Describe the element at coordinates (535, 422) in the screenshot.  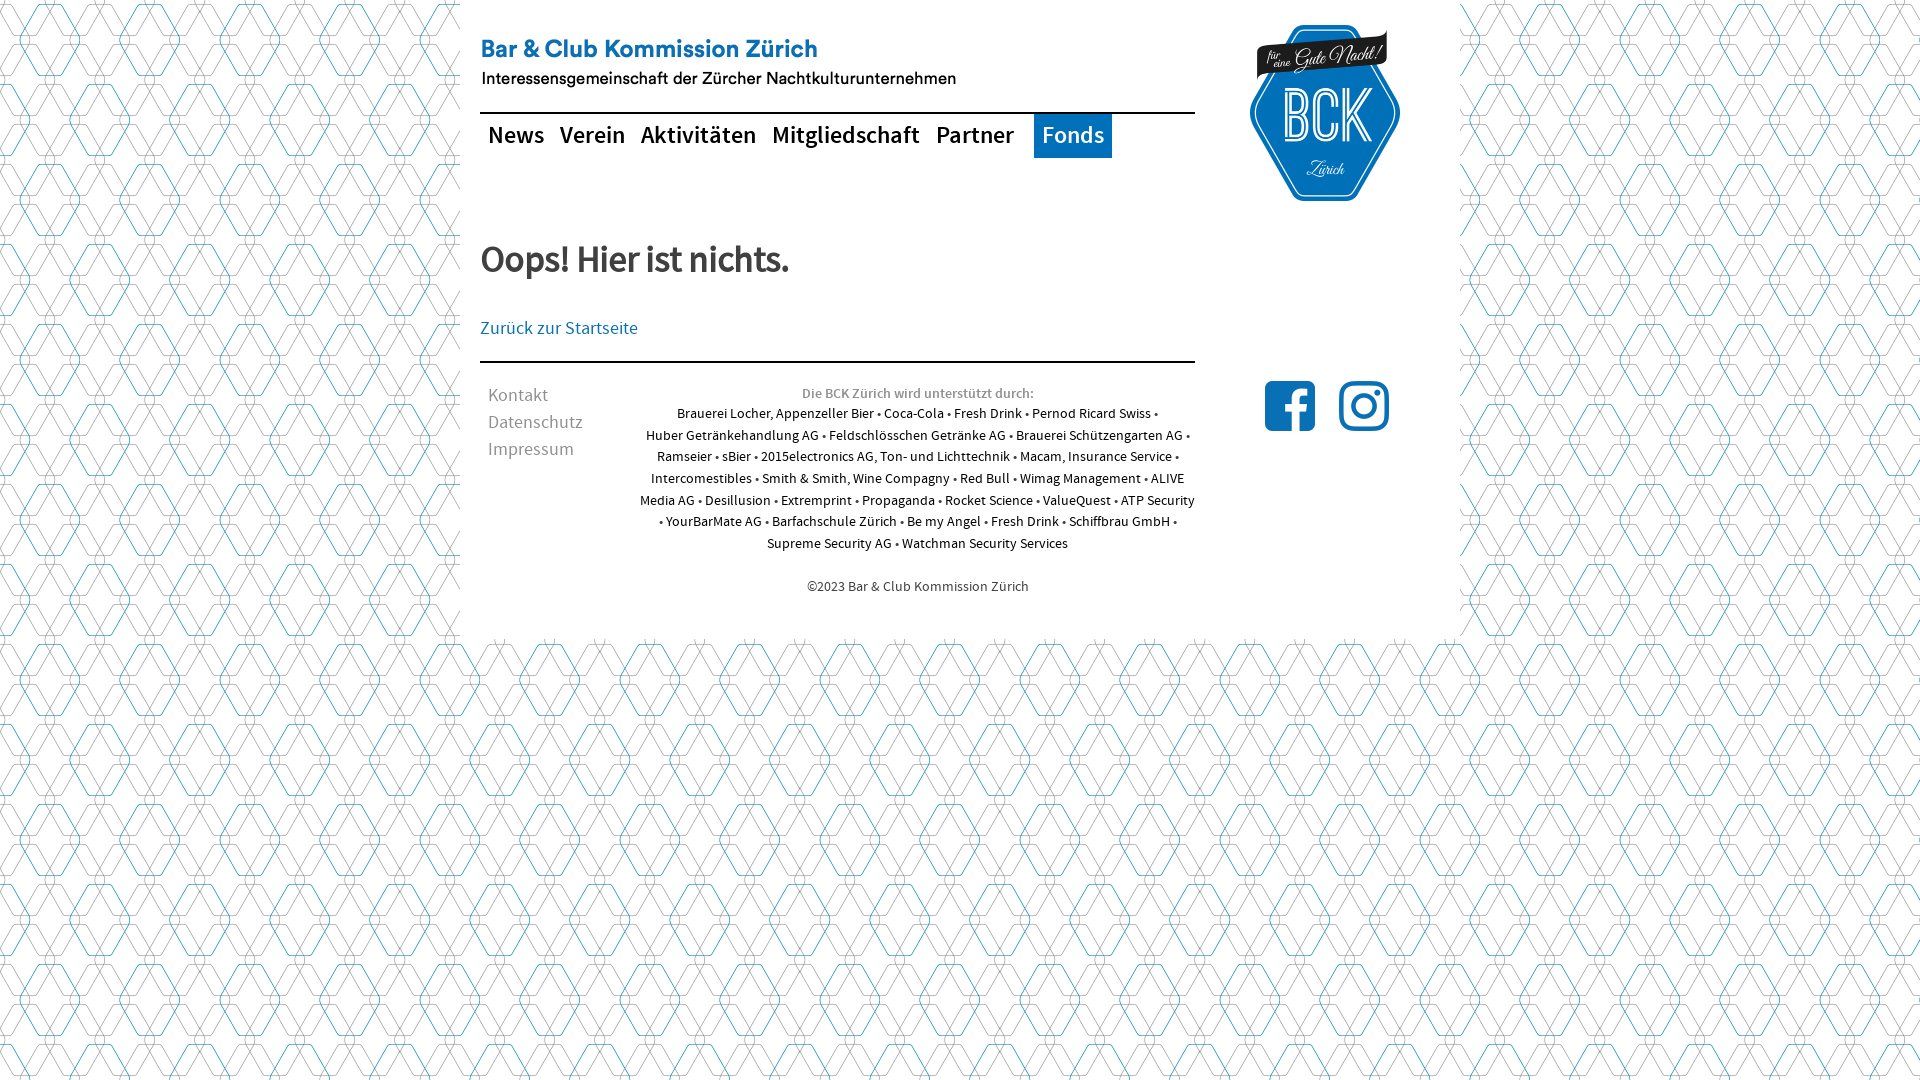
I see `'Datenschutz'` at that location.